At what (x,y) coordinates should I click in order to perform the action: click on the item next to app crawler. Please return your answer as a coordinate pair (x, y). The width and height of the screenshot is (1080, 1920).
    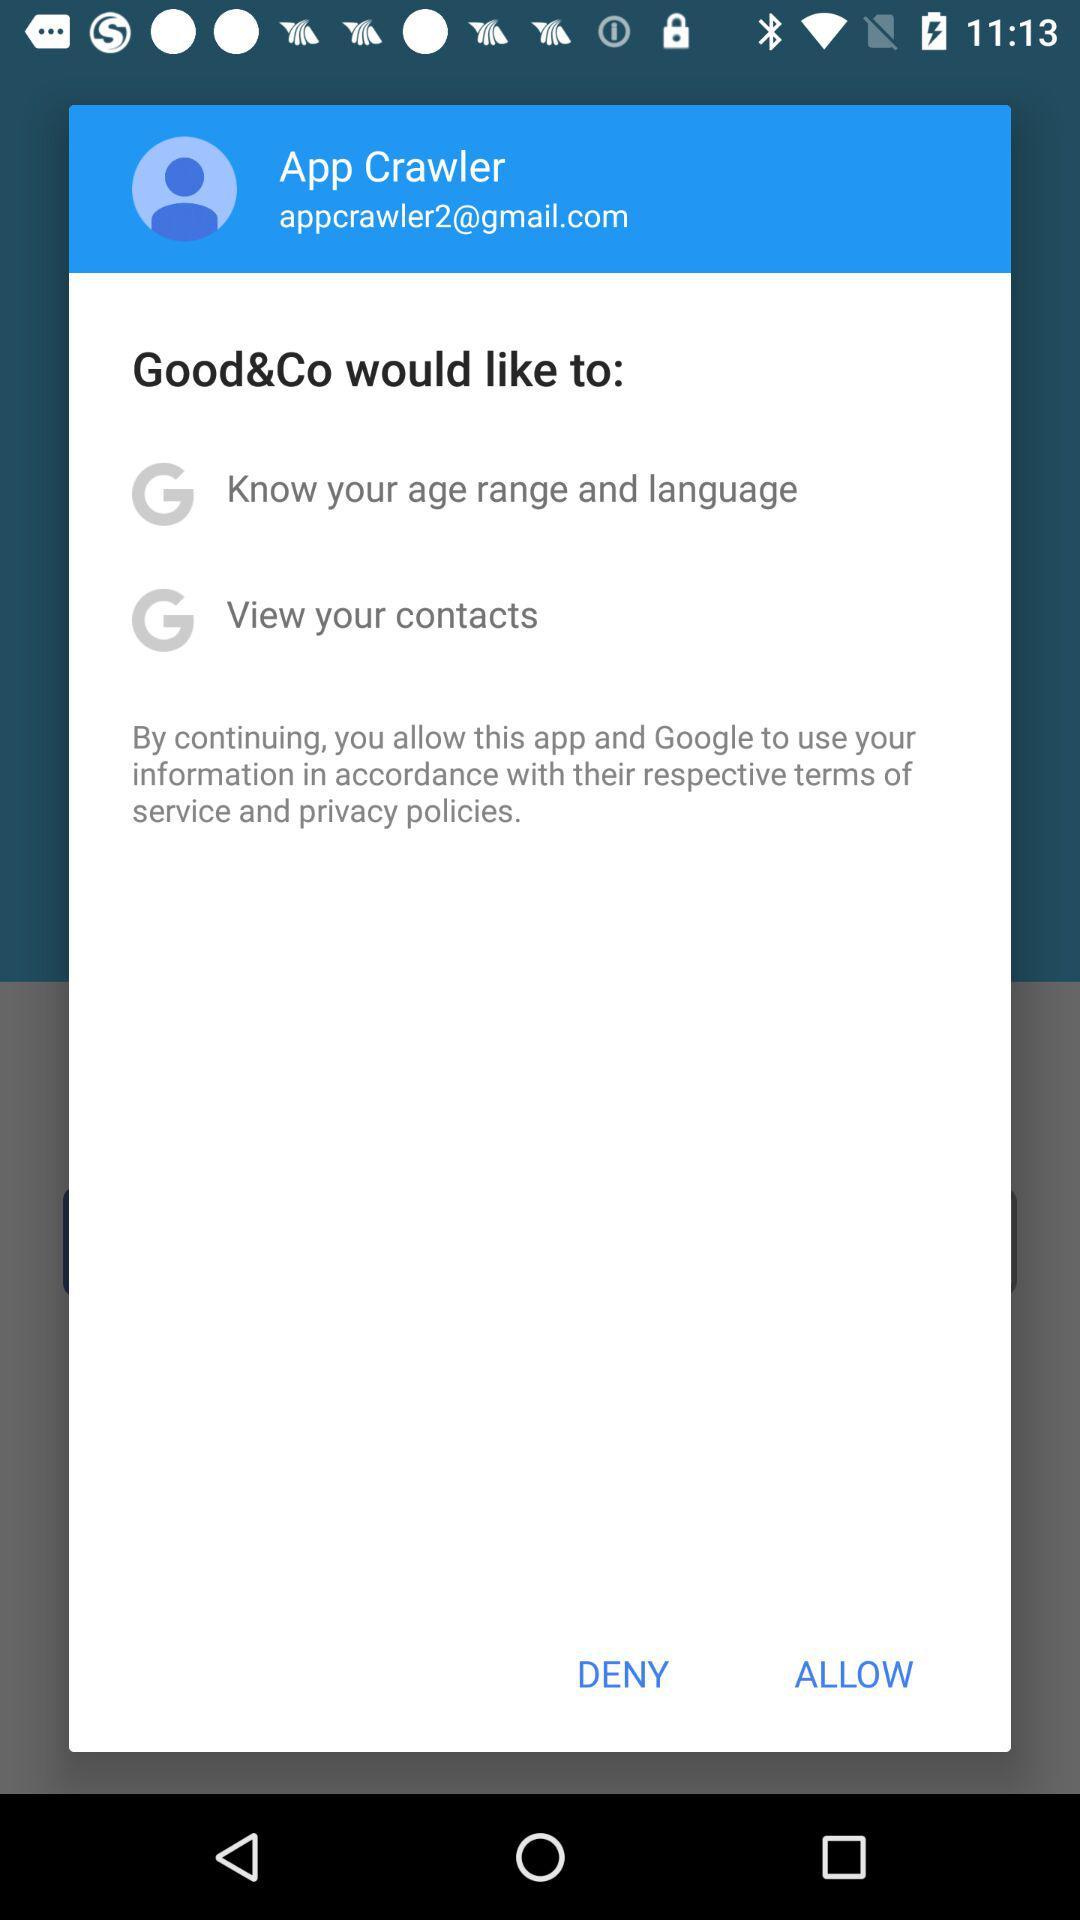
    Looking at the image, I should click on (184, 188).